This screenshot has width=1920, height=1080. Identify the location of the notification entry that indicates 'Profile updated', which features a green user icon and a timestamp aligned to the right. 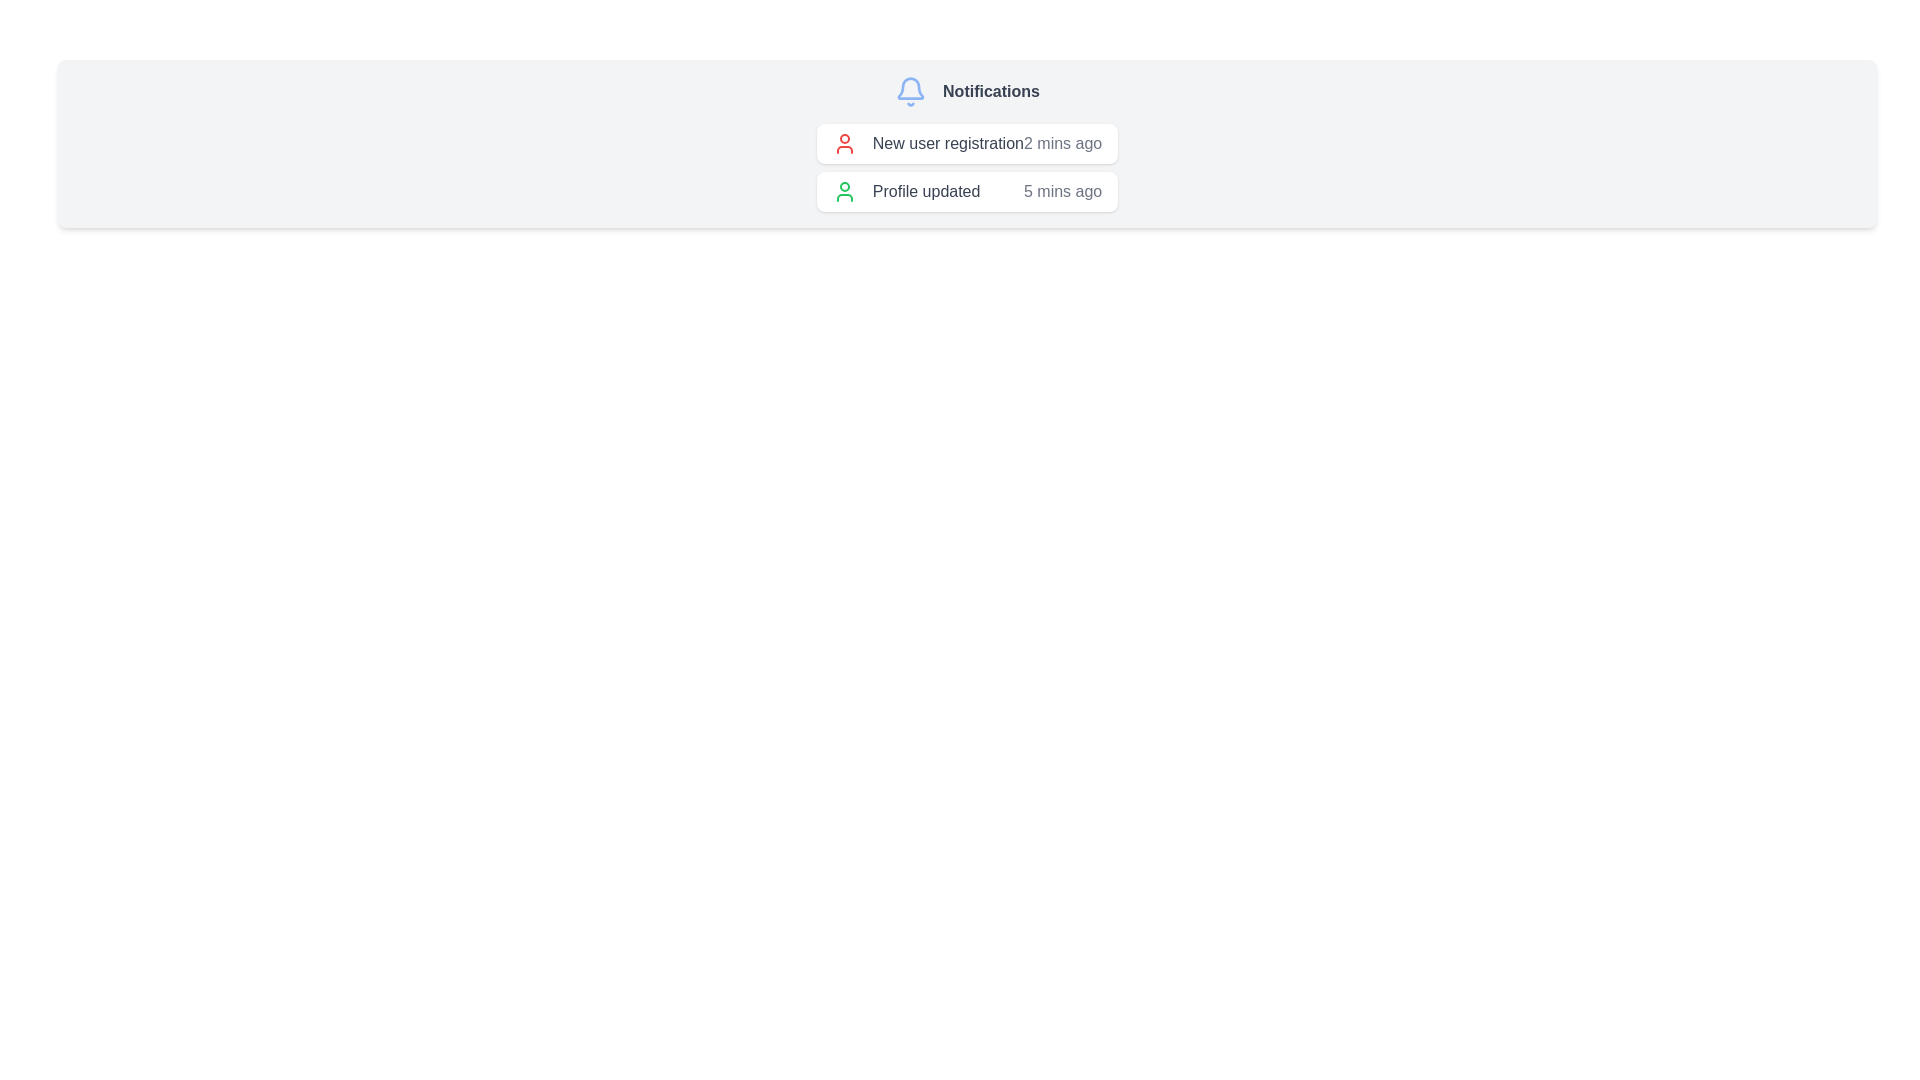
(967, 192).